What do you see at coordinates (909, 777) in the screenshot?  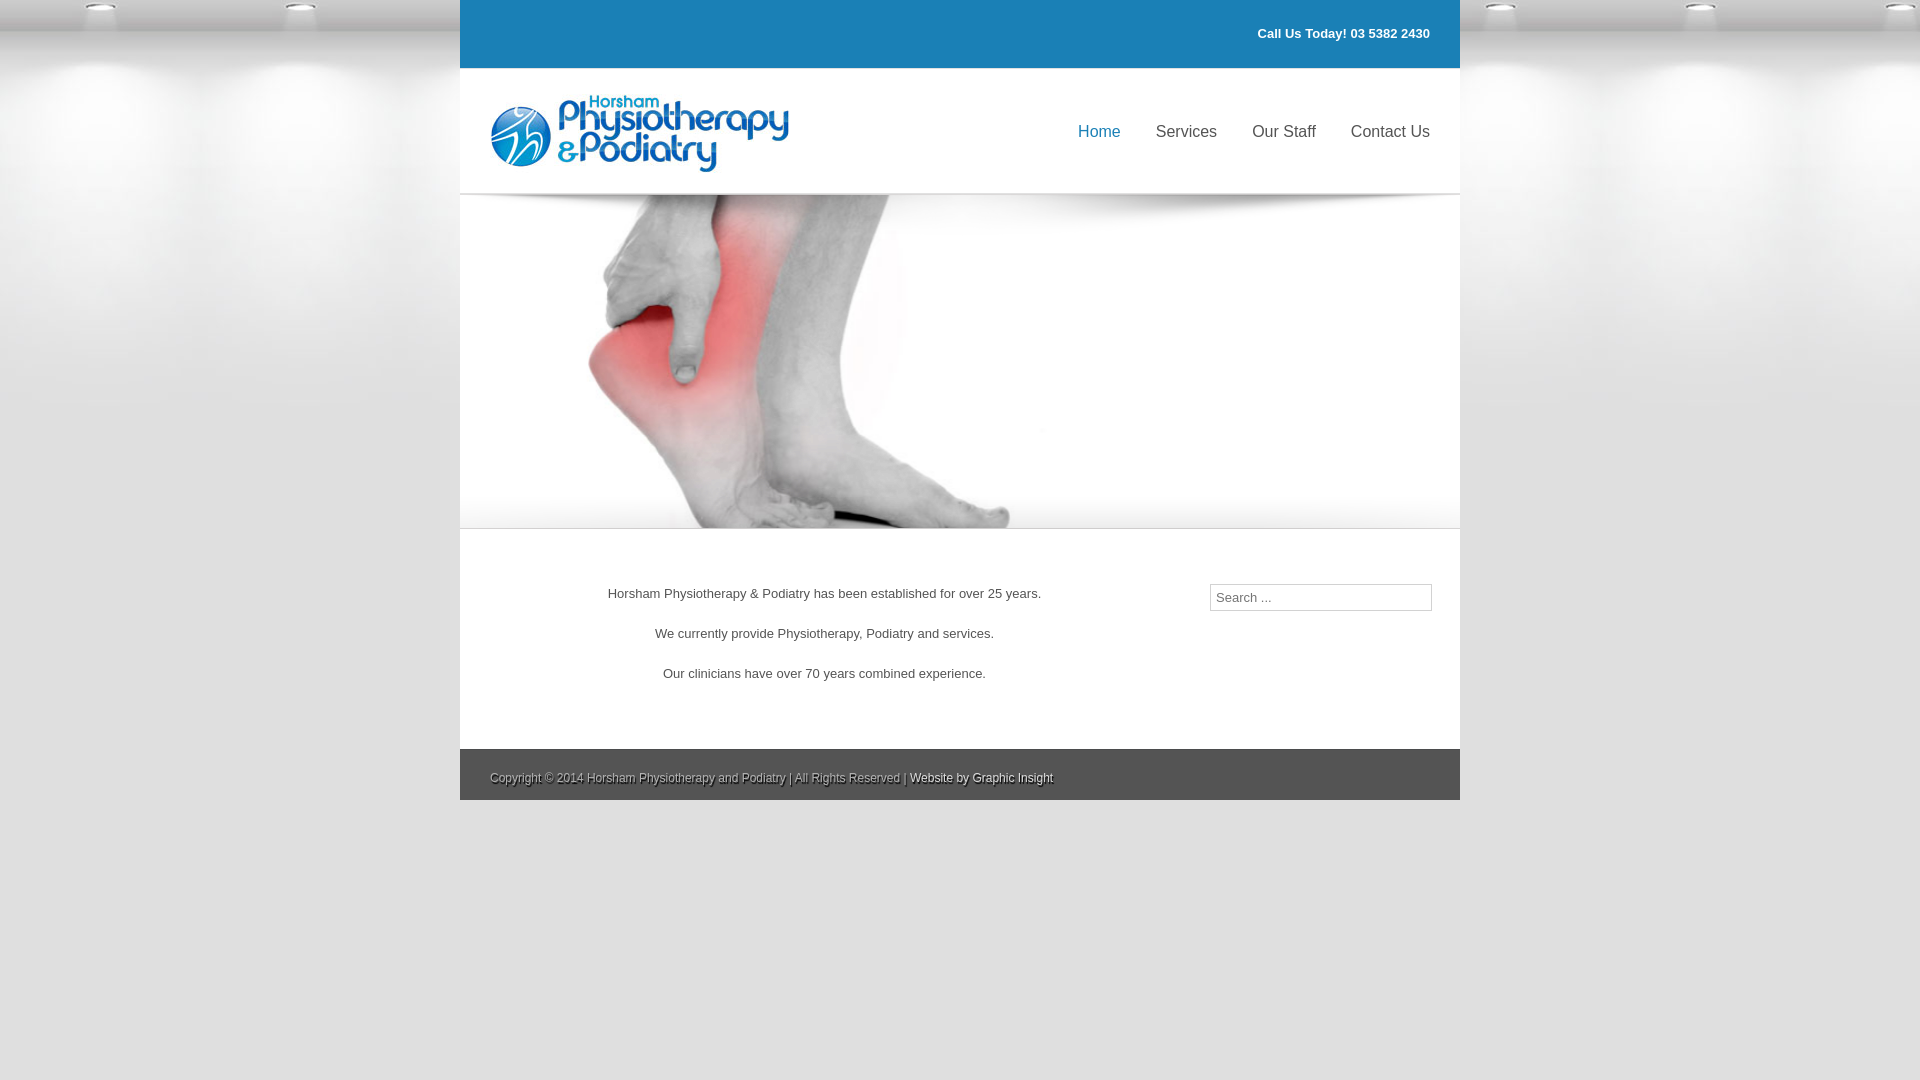 I see `'Website by Graphic Insight'` at bounding box center [909, 777].